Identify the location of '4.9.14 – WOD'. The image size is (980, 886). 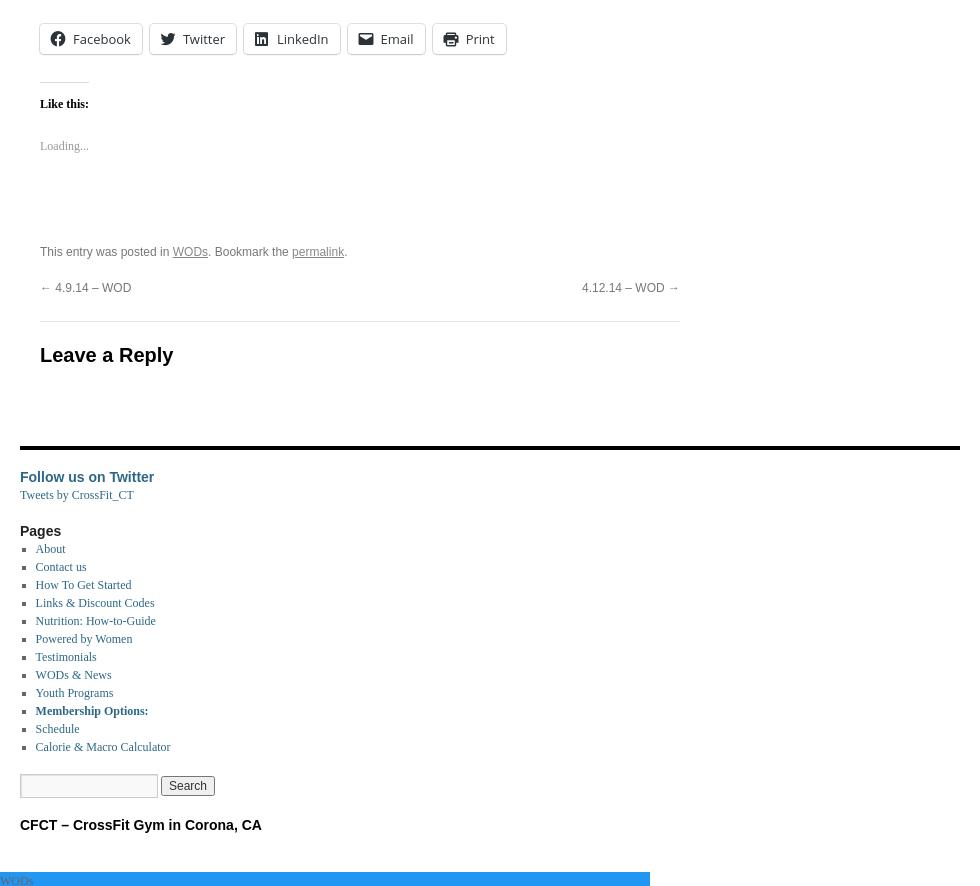
(91, 288).